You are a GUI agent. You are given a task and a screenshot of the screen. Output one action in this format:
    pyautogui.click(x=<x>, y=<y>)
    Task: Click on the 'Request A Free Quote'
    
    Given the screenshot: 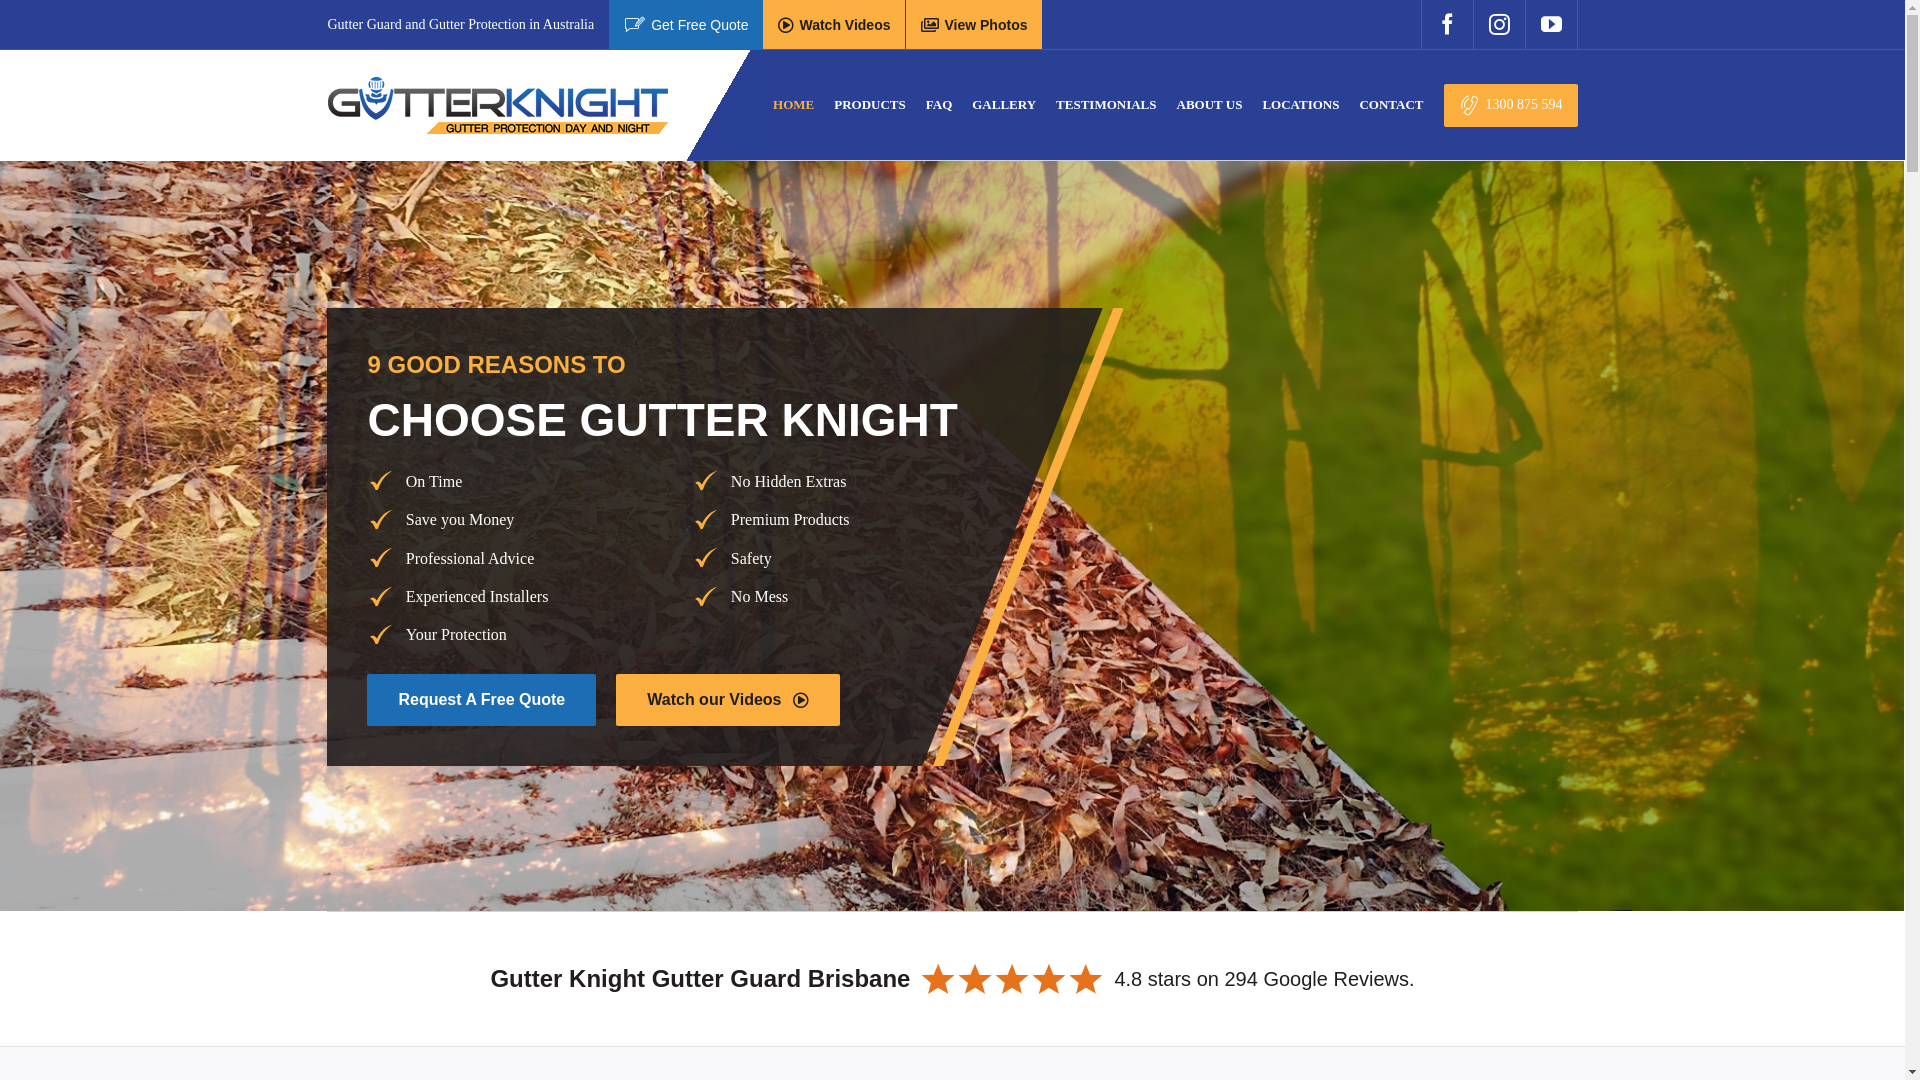 What is the action you would take?
    pyautogui.click(x=481, y=698)
    